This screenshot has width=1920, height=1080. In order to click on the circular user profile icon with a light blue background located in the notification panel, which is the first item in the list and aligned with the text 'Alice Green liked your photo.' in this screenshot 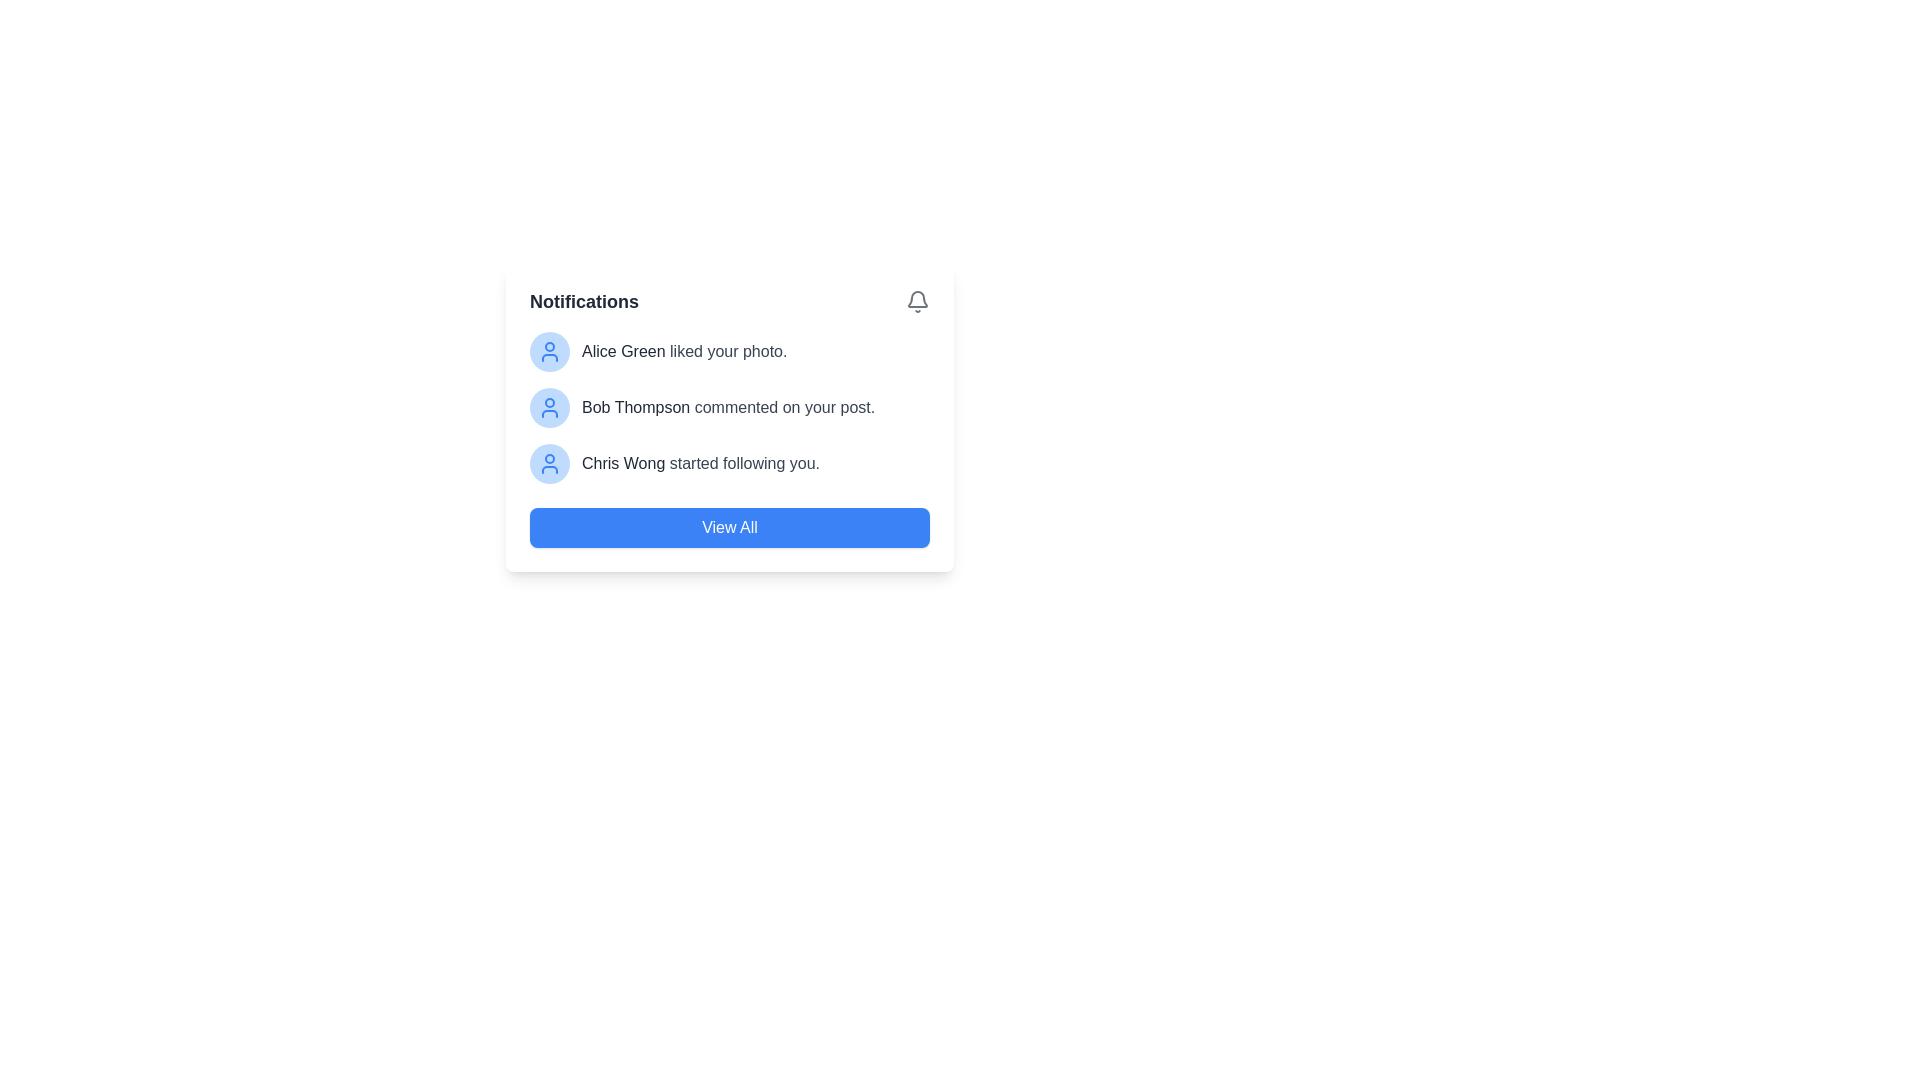, I will do `click(550, 350)`.